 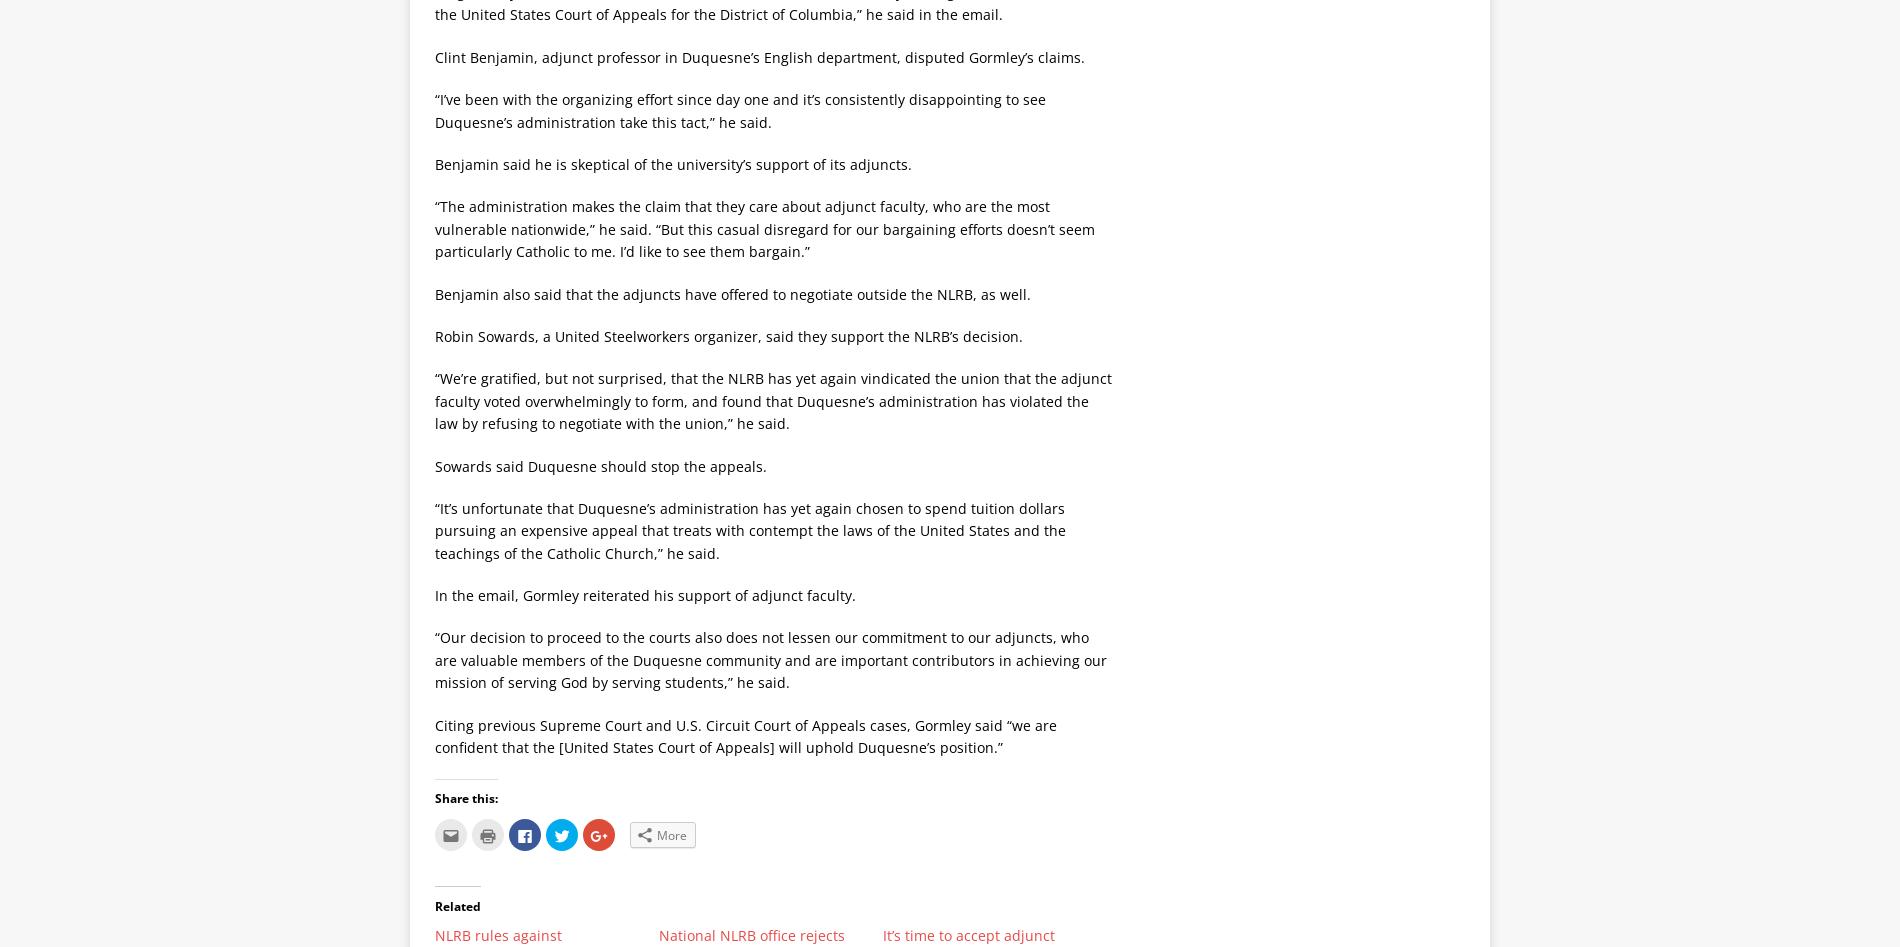 I want to click on 'Related', so click(x=457, y=904).